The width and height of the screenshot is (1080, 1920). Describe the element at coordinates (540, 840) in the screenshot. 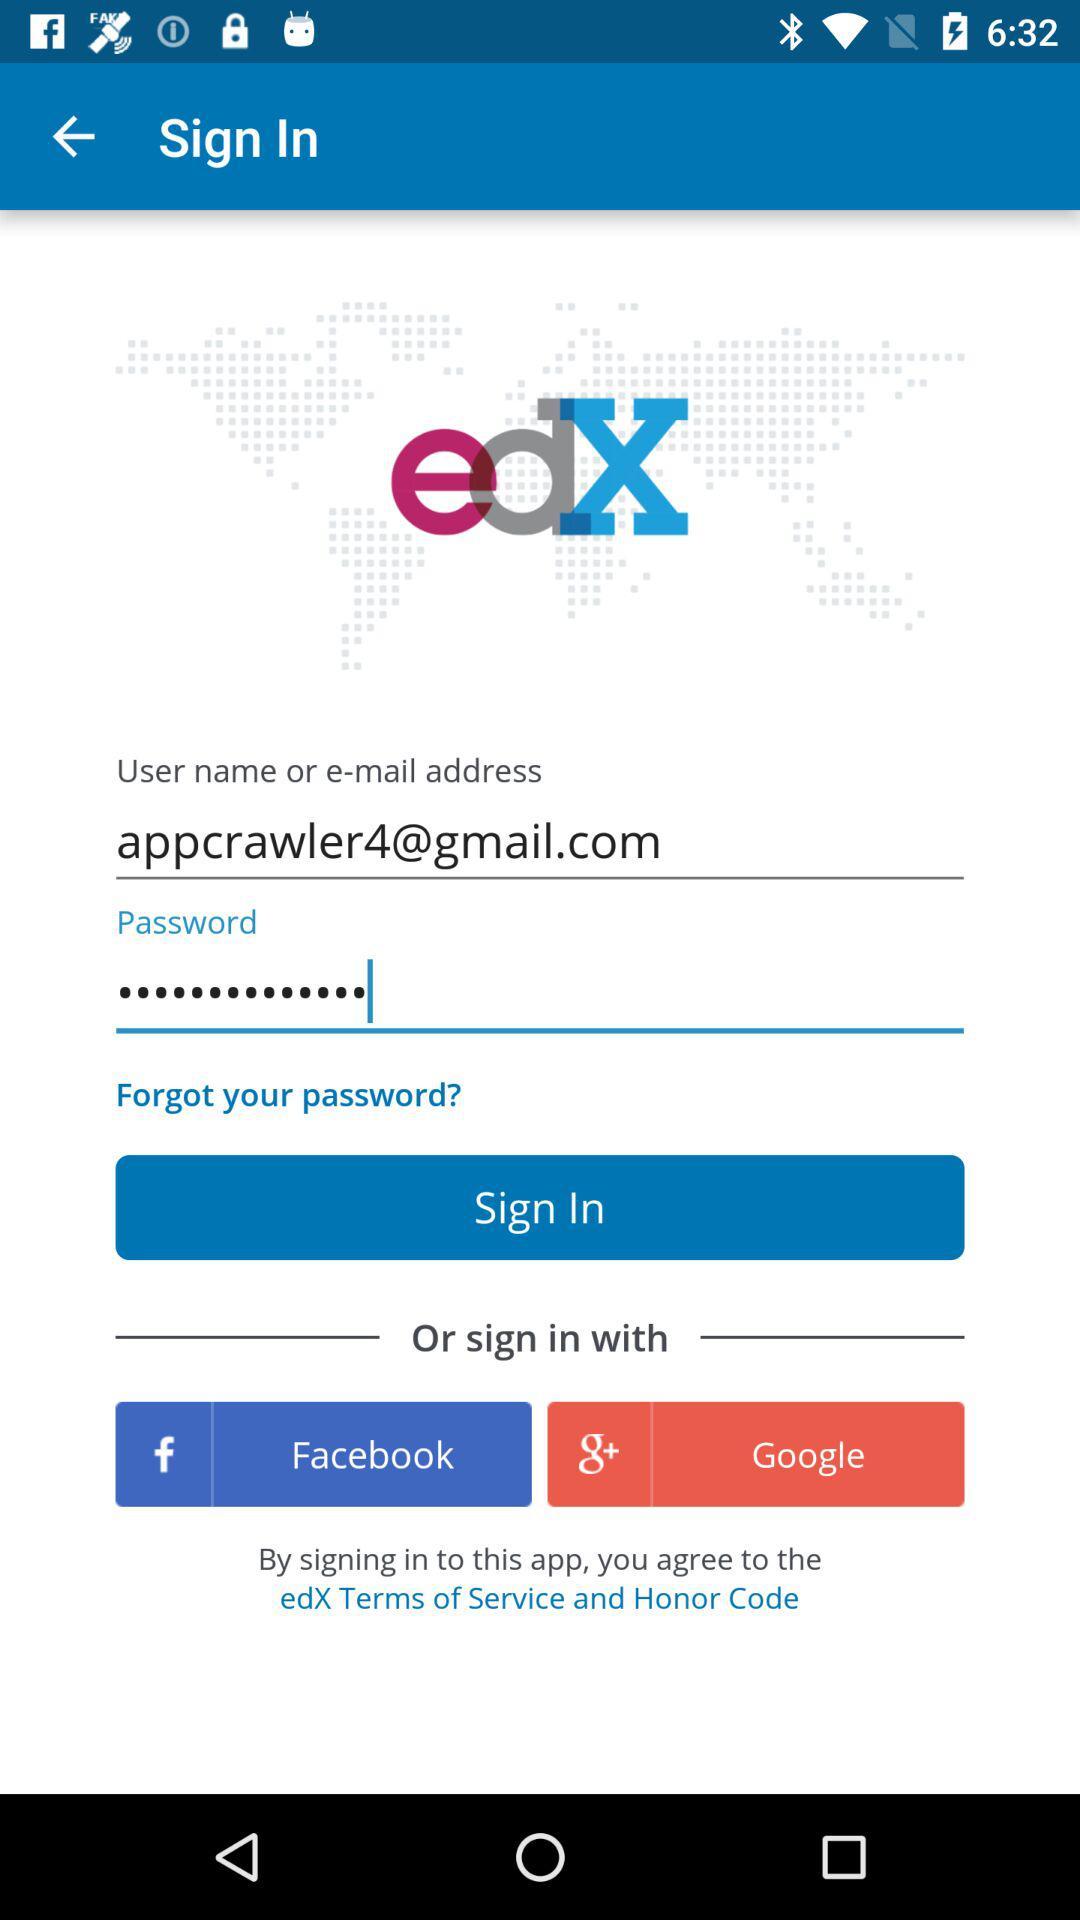

I see `the icon above appcrawler3116 item` at that location.